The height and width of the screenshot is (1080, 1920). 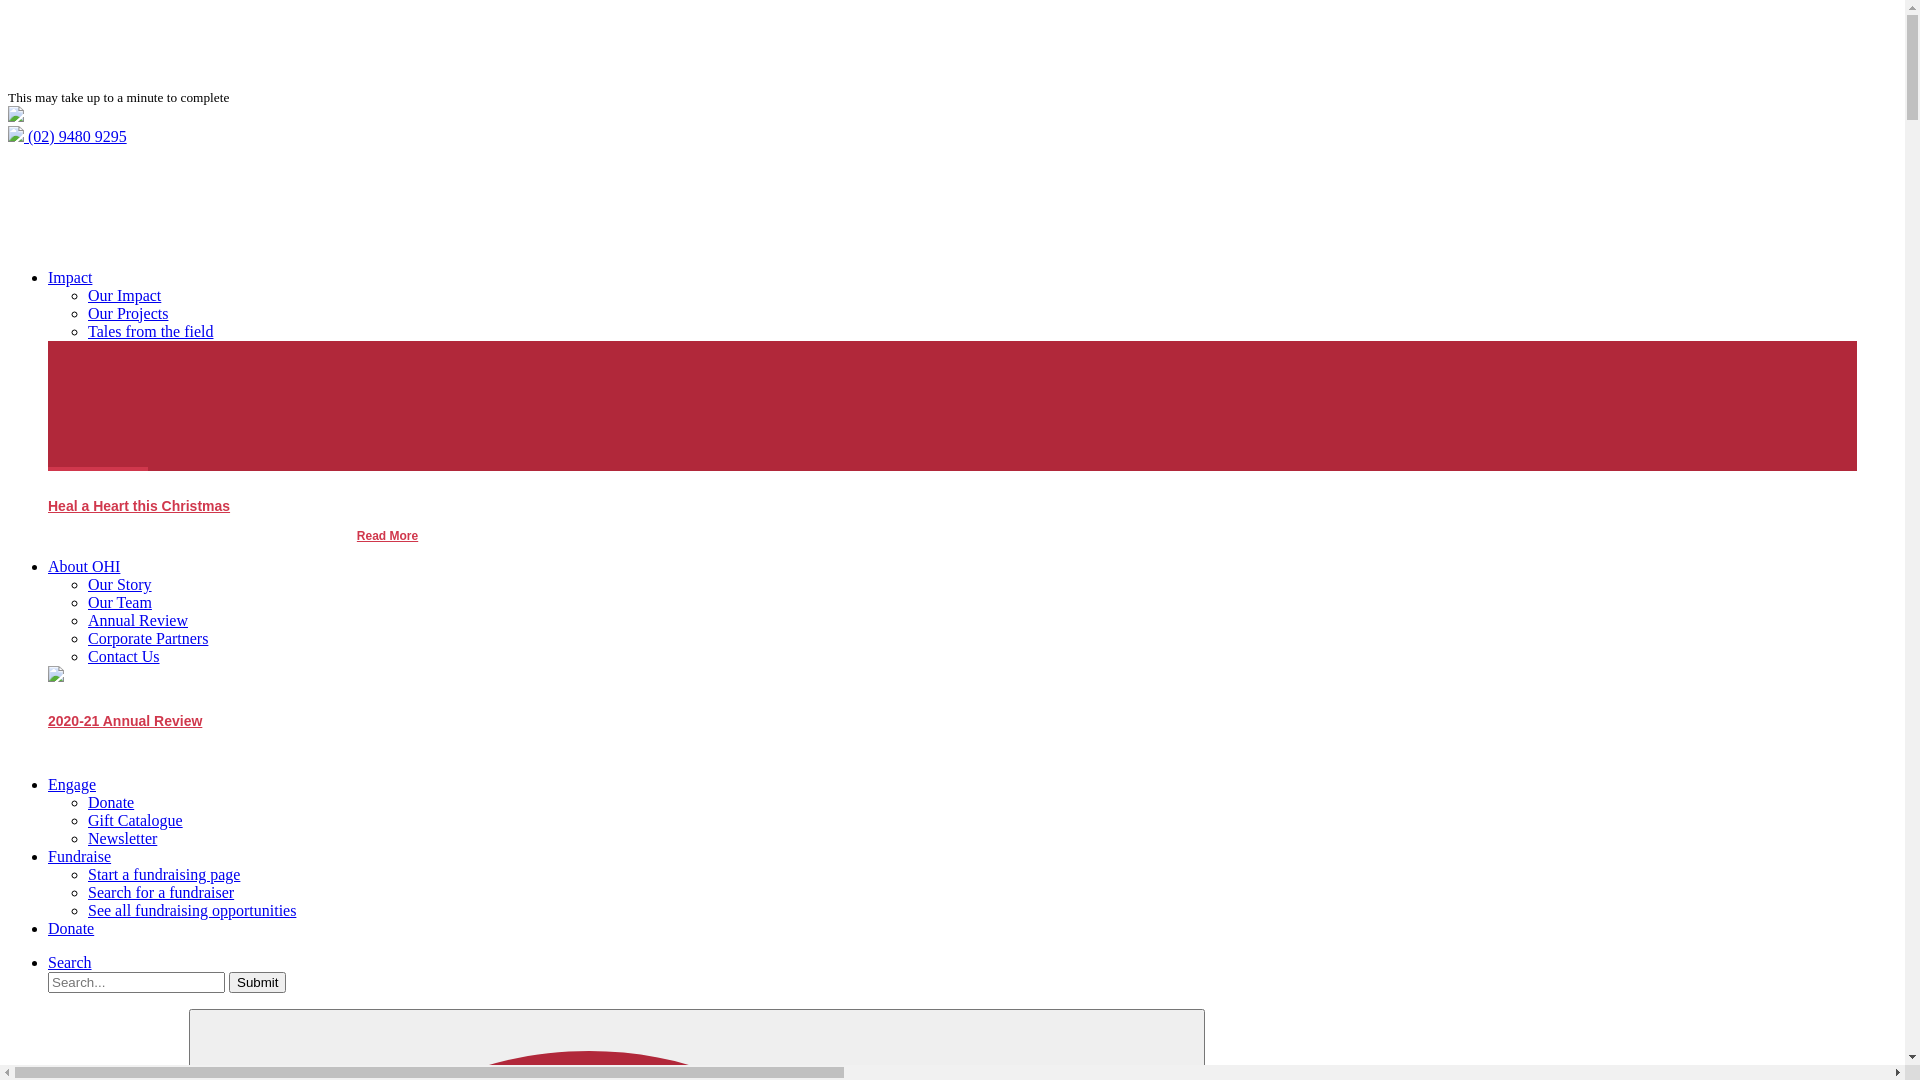 What do you see at coordinates (71, 928) in the screenshot?
I see `'Donate'` at bounding box center [71, 928].